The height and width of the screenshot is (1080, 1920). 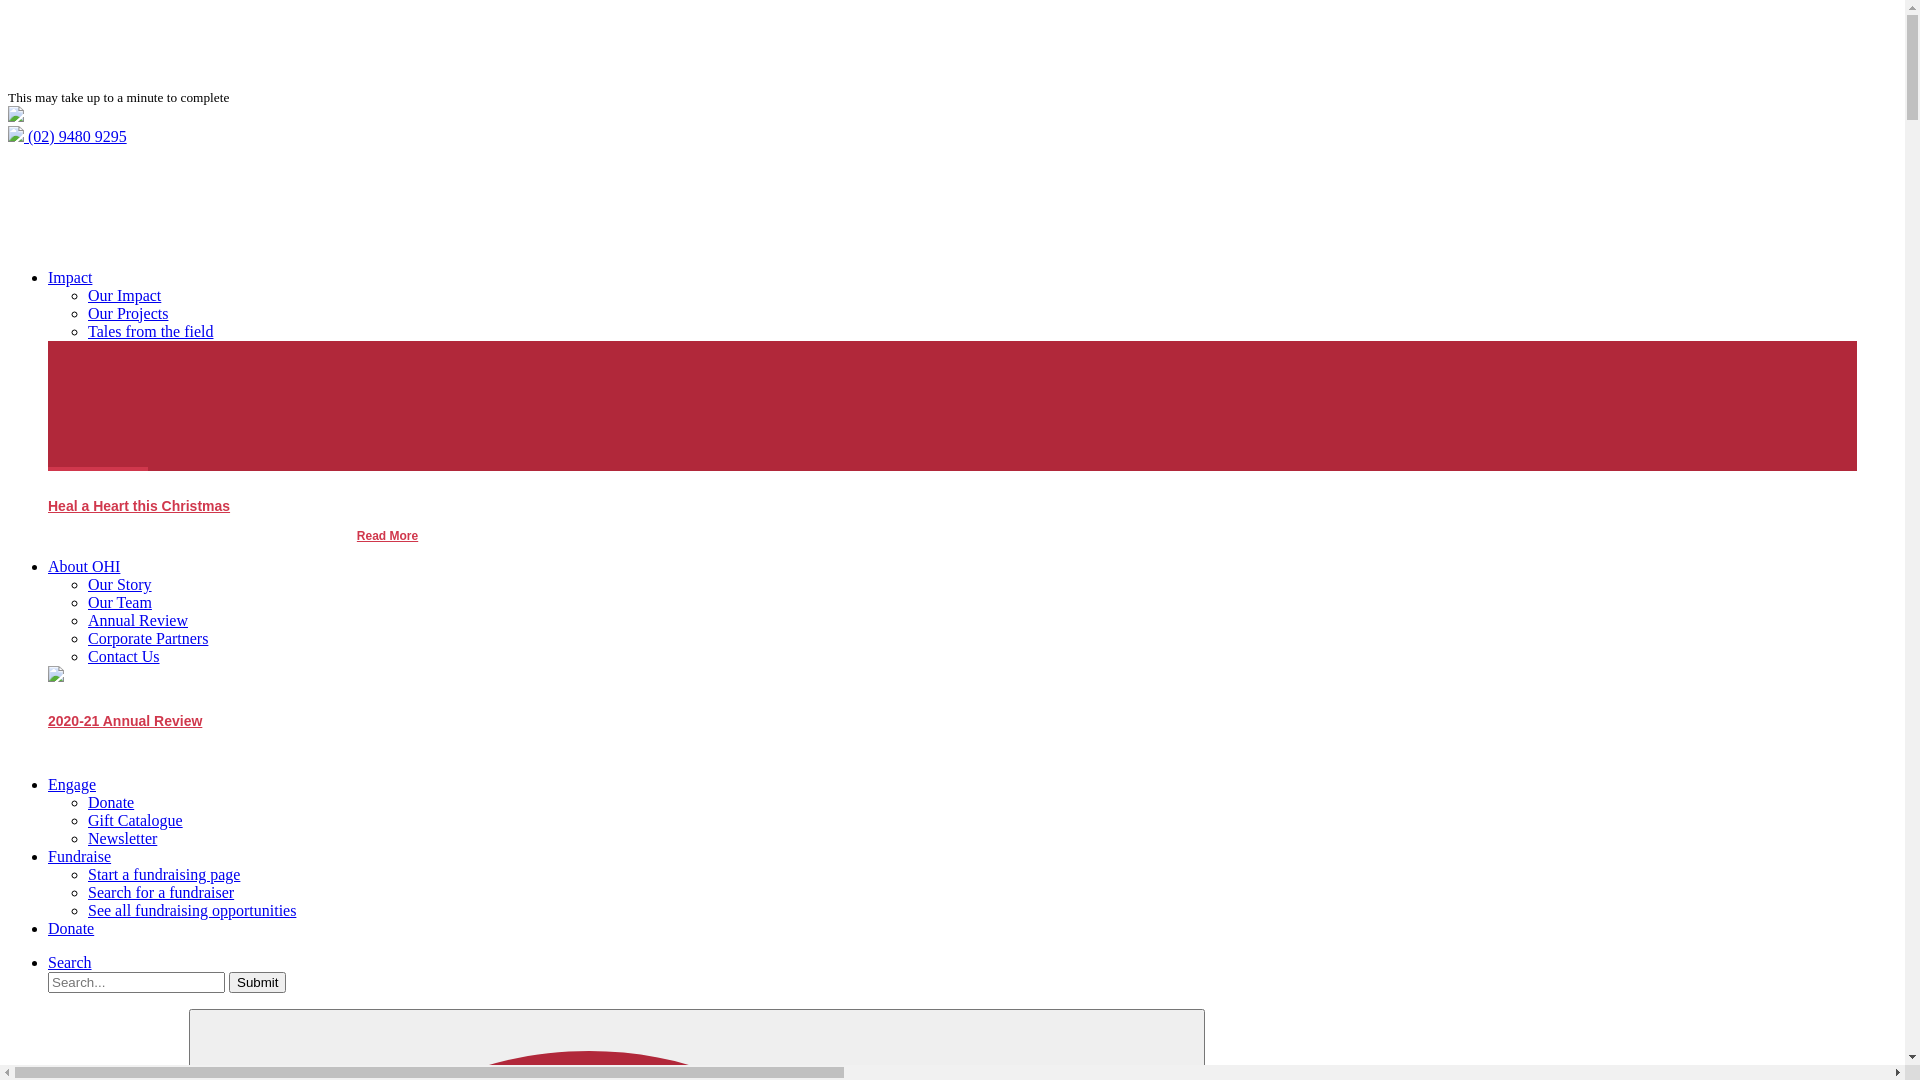 What do you see at coordinates (71, 928) in the screenshot?
I see `'Donate'` at bounding box center [71, 928].